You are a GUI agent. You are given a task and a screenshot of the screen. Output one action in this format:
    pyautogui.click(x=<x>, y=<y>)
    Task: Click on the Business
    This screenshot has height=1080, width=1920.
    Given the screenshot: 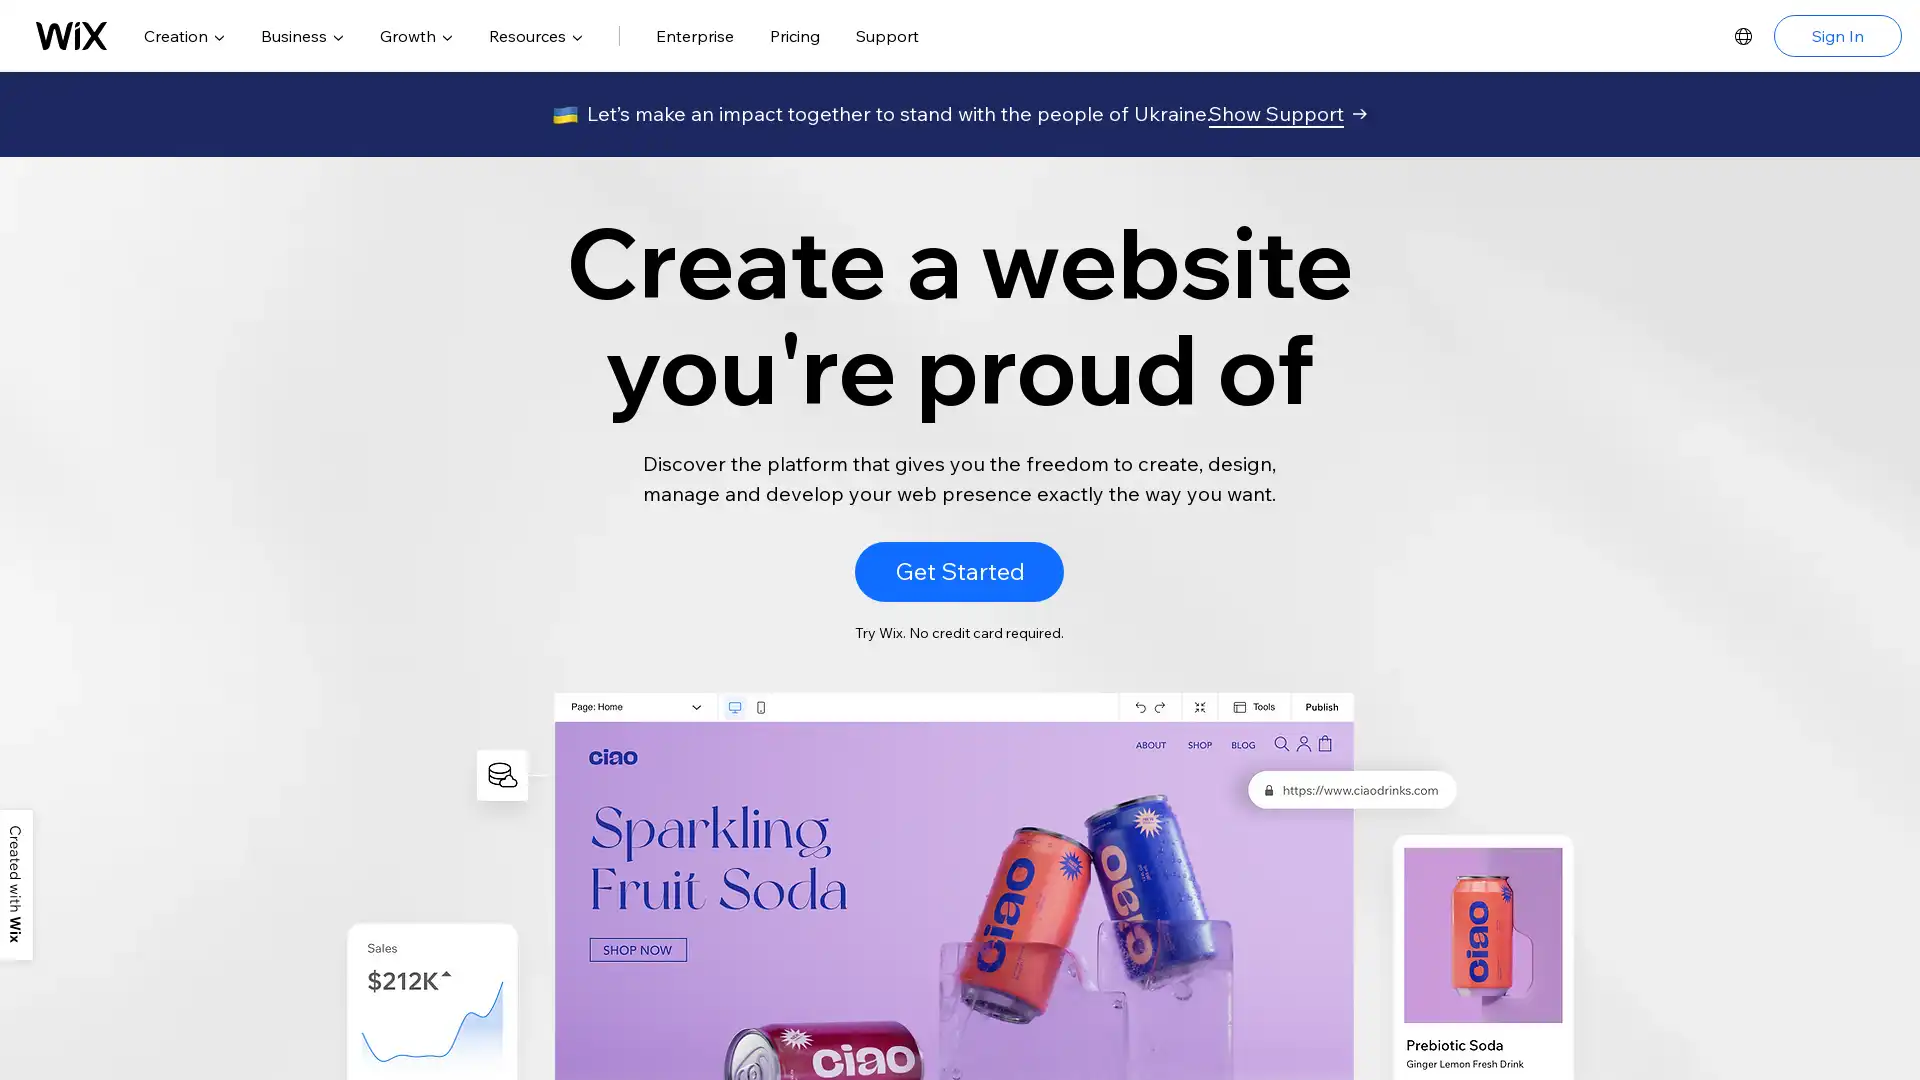 What is the action you would take?
    pyautogui.click(x=301, y=34)
    